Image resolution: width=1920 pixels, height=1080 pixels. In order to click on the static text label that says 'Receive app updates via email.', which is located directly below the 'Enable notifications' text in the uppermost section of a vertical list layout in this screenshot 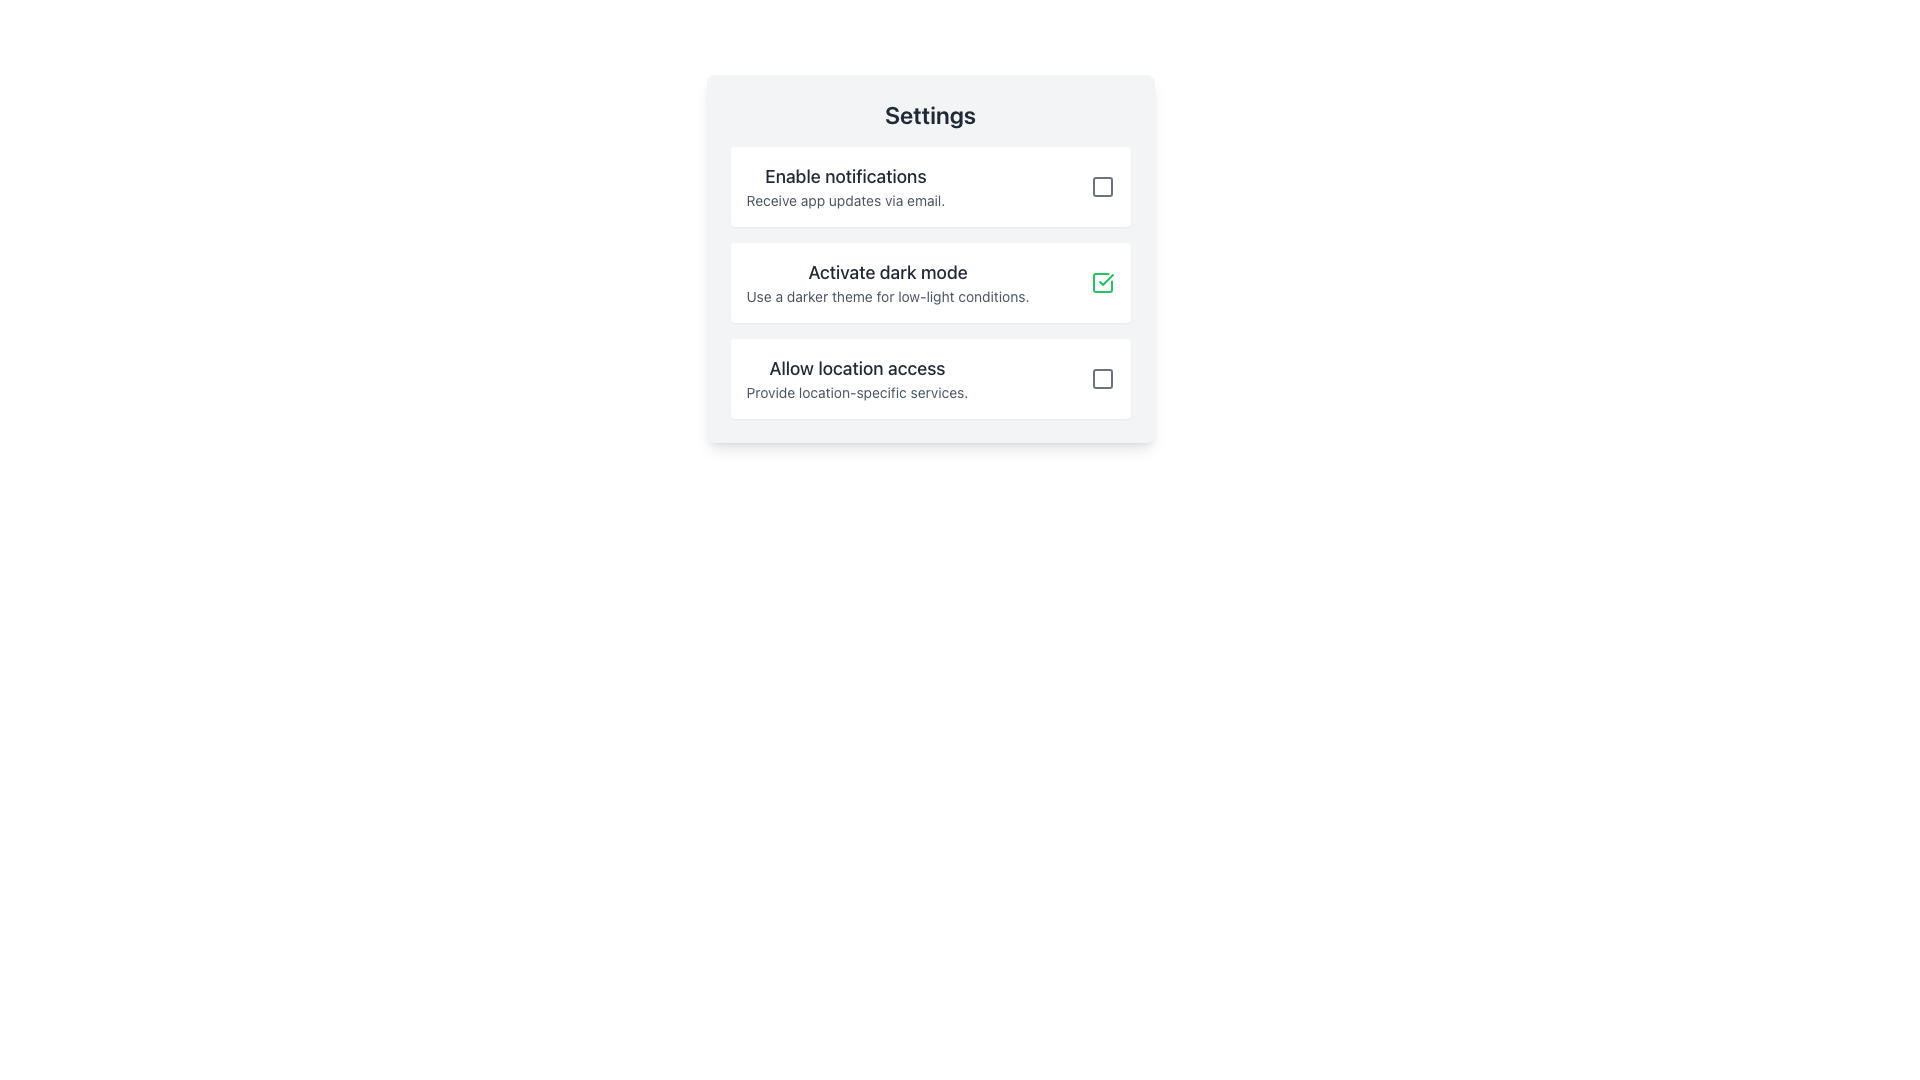, I will do `click(845, 200)`.